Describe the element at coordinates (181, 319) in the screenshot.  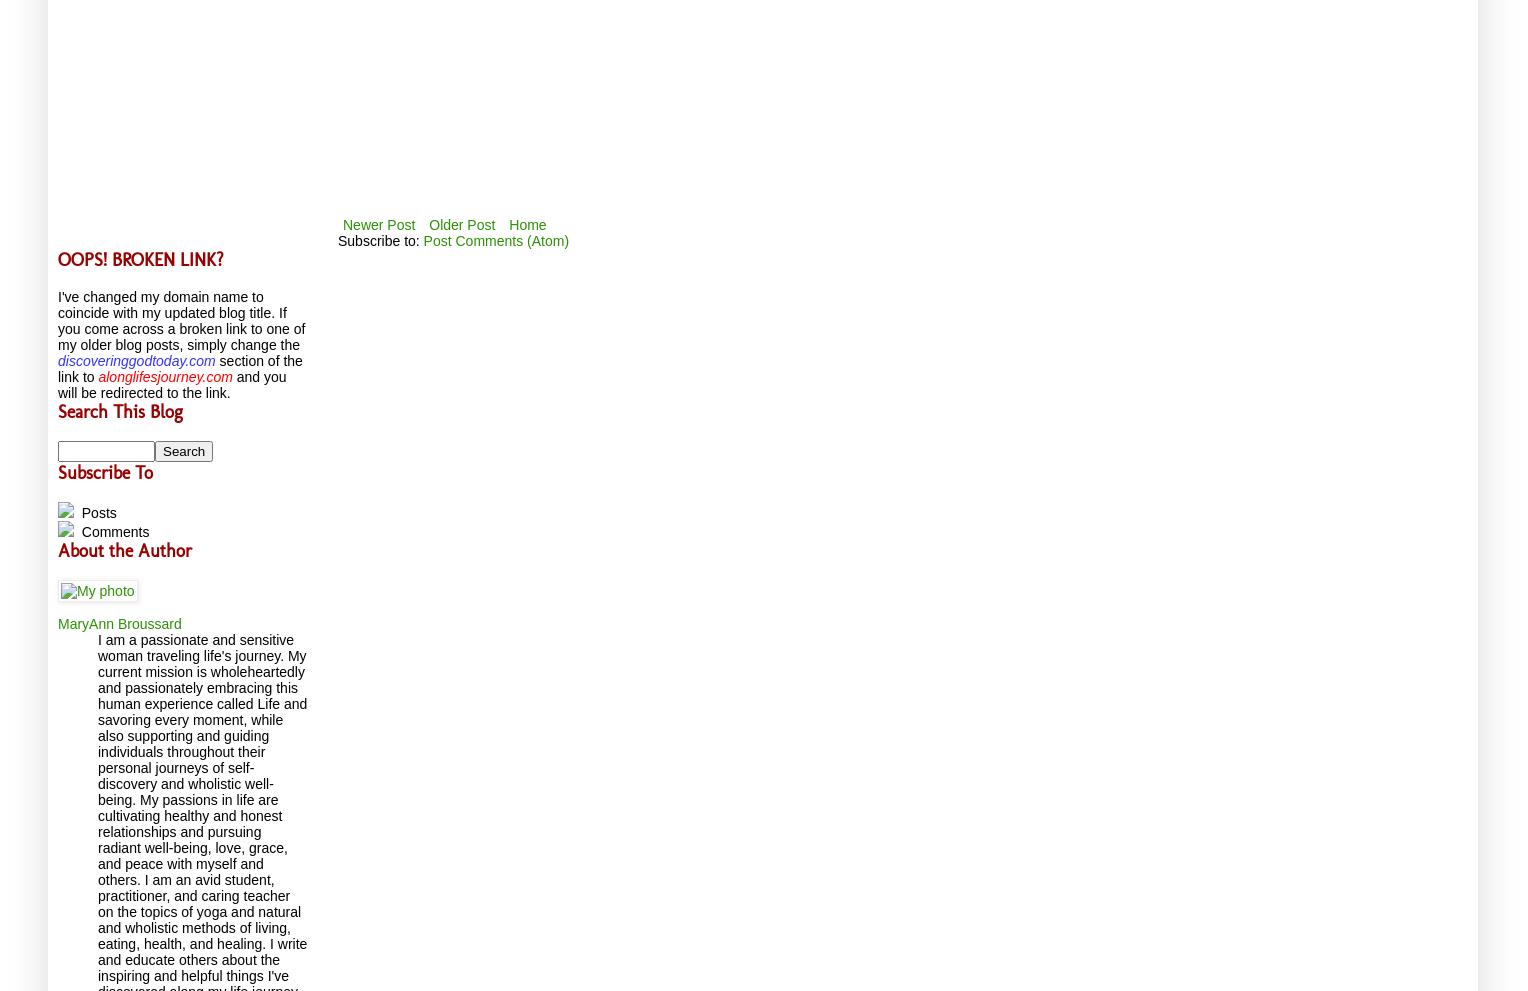
I see `'I've changed my domain name to coincide with my updated blog title.  If you come across a broken link to one of my older blog posts, simply change the'` at that location.